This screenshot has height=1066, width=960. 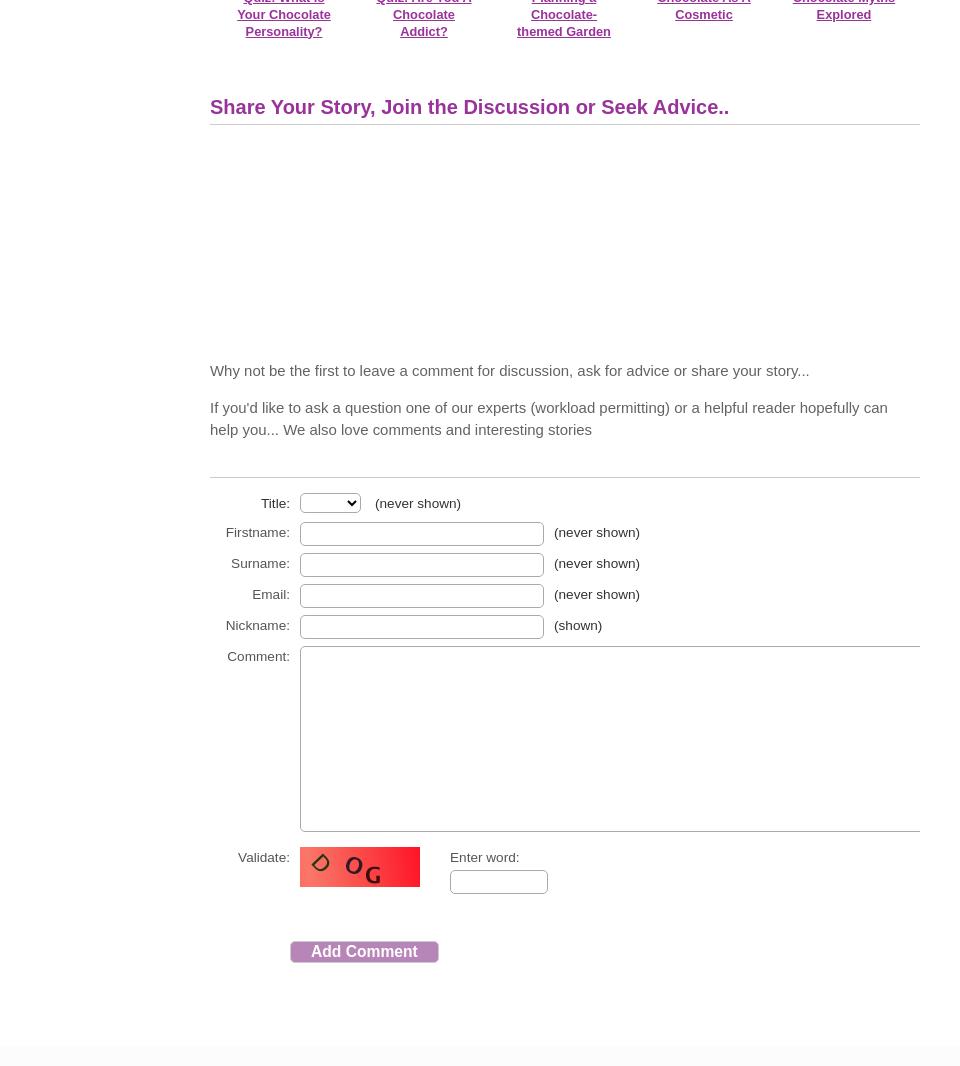 What do you see at coordinates (251, 593) in the screenshot?
I see `'Email:'` at bounding box center [251, 593].